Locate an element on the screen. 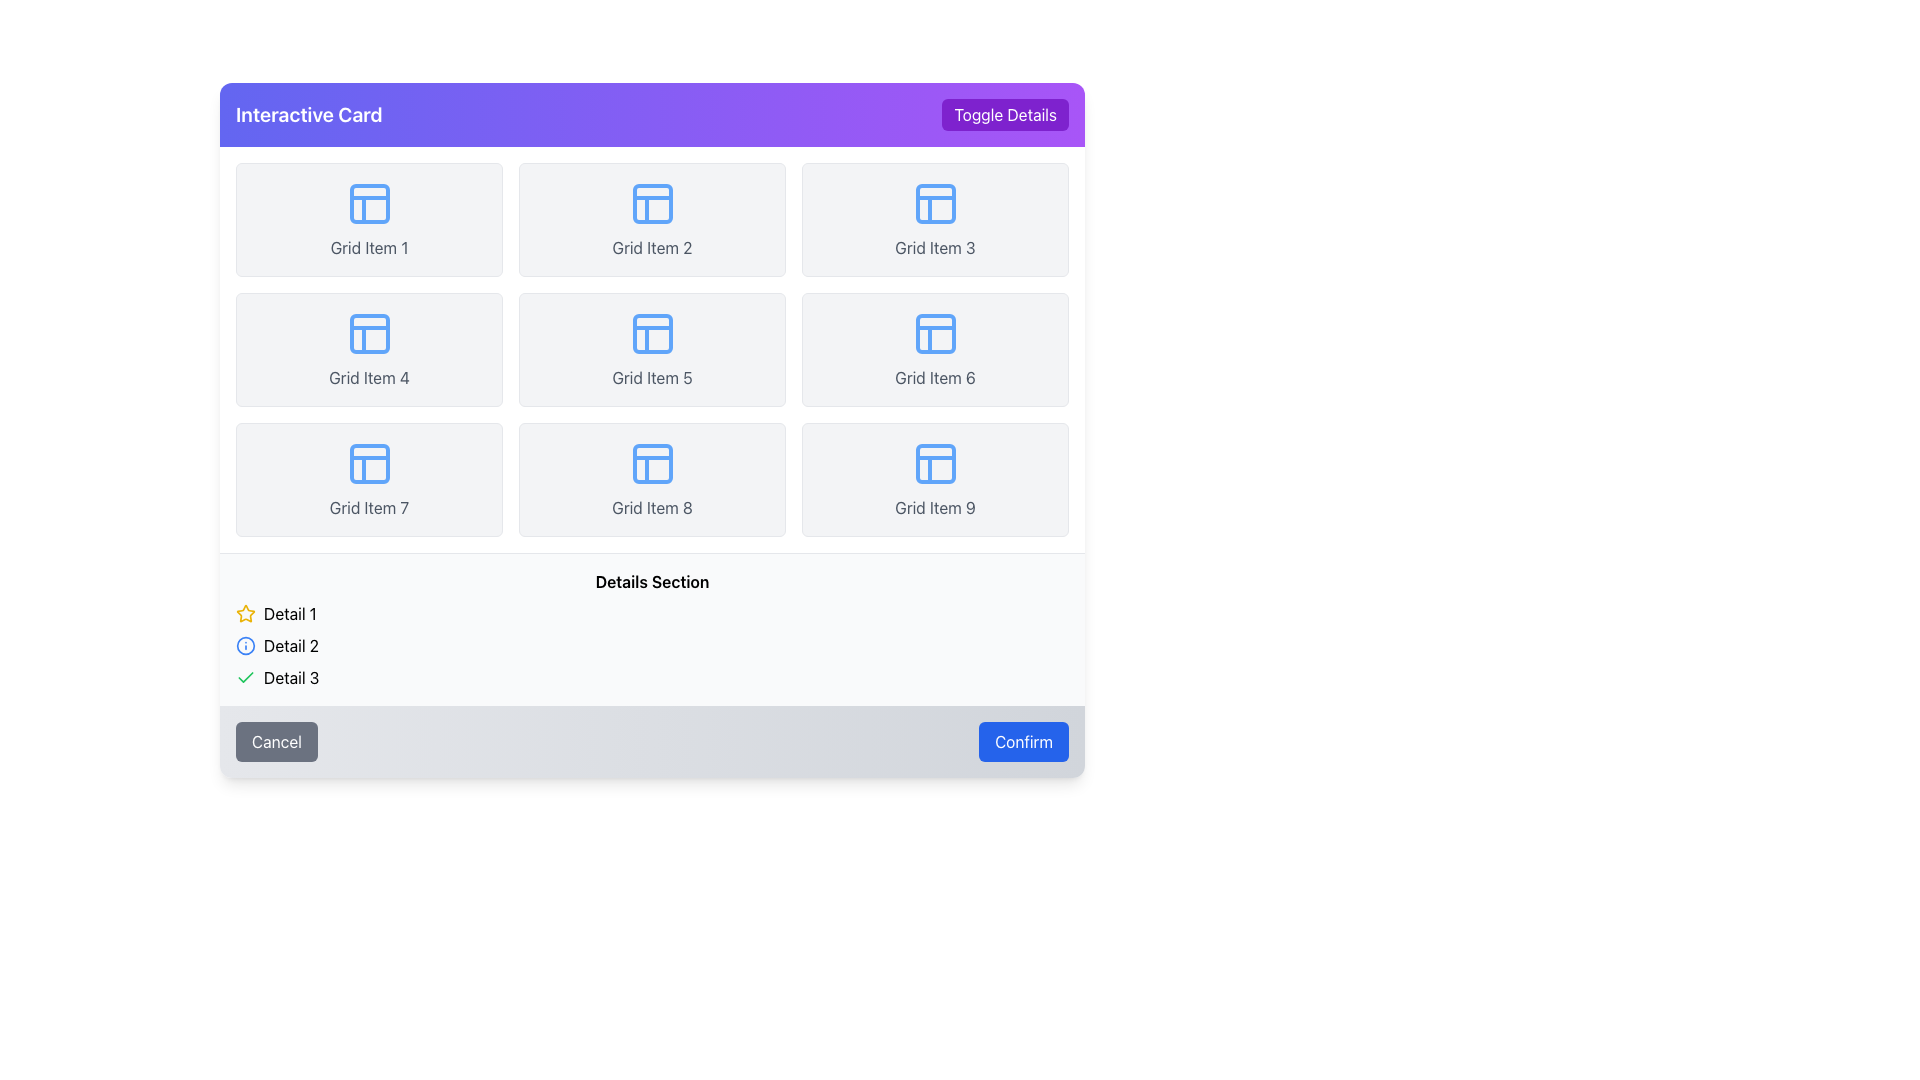 This screenshot has width=1920, height=1080. the green checkmark icon located to the left of the text 'Detail 3' in the 'Details Section' for status indication is located at coordinates (244, 677).